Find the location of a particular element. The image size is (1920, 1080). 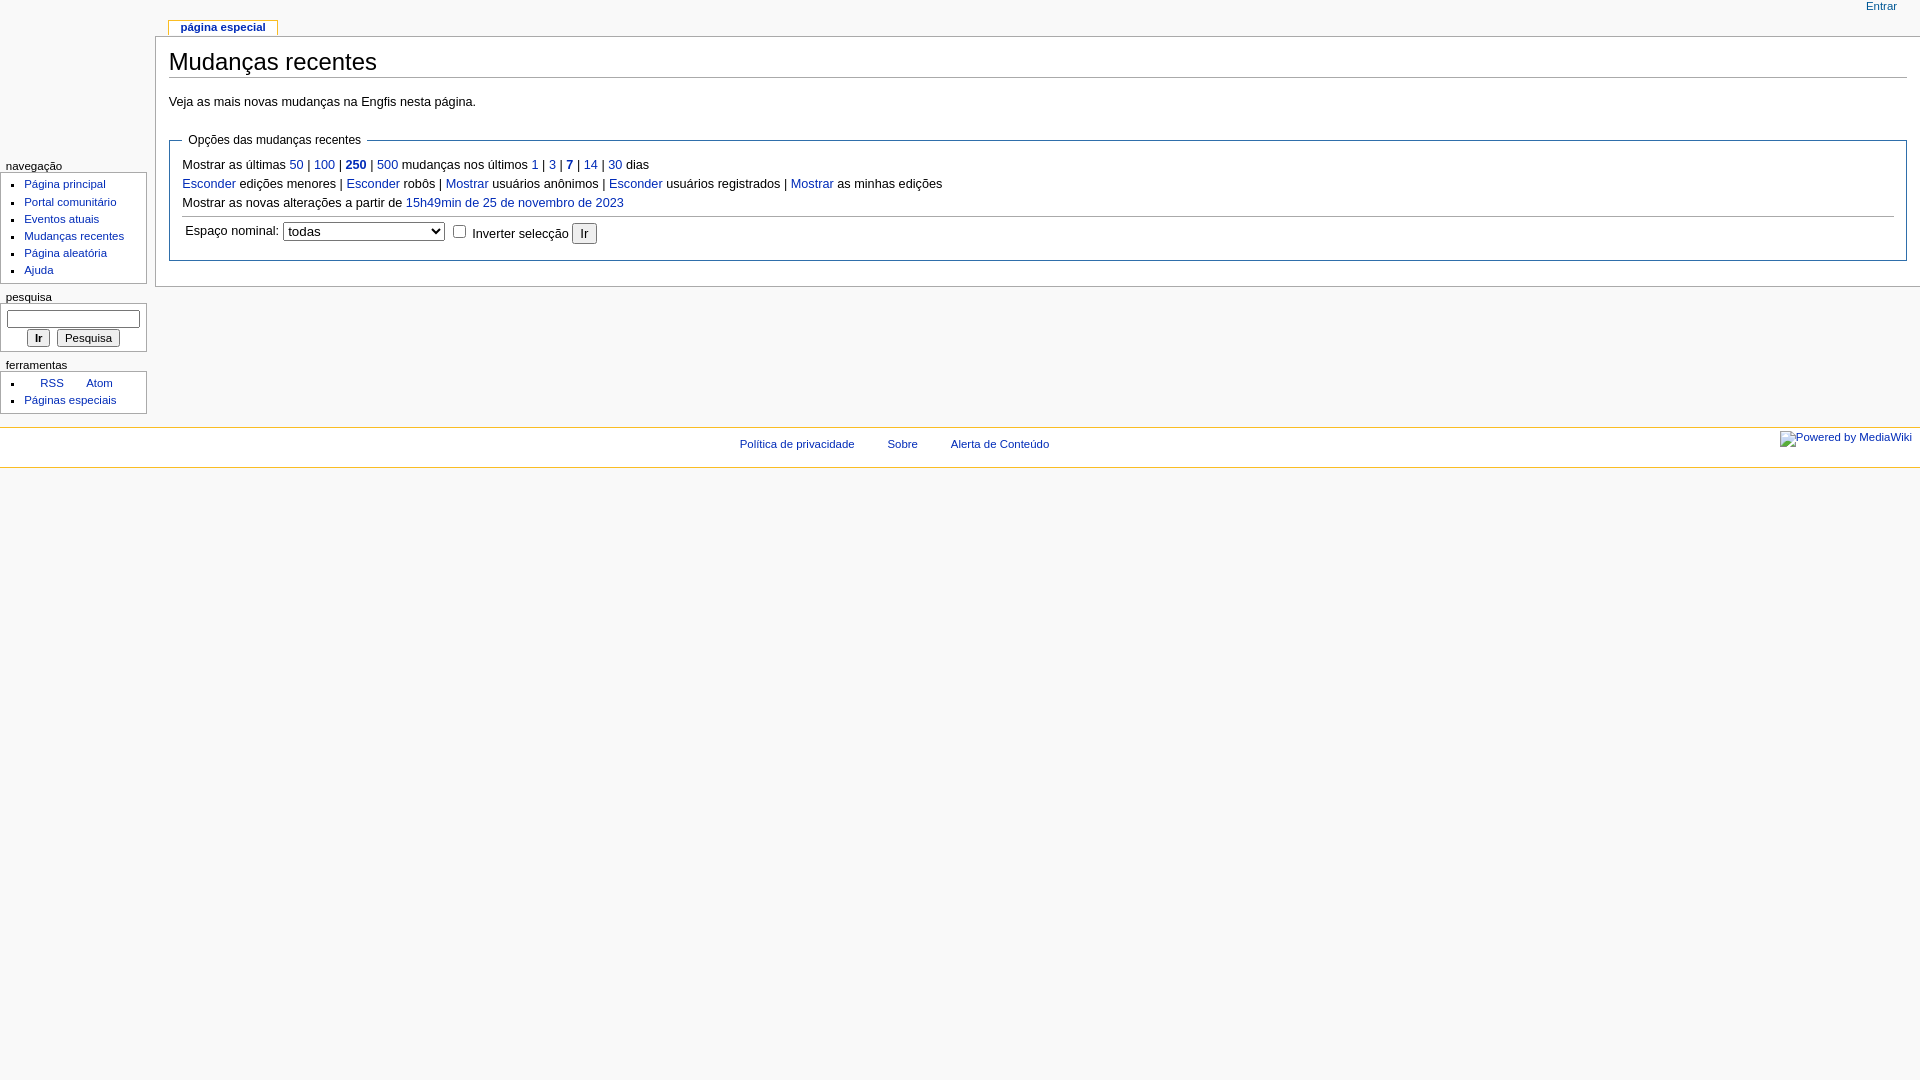

'Pesquisar nesta wiki [f]' is located at coordinates (73, 318).